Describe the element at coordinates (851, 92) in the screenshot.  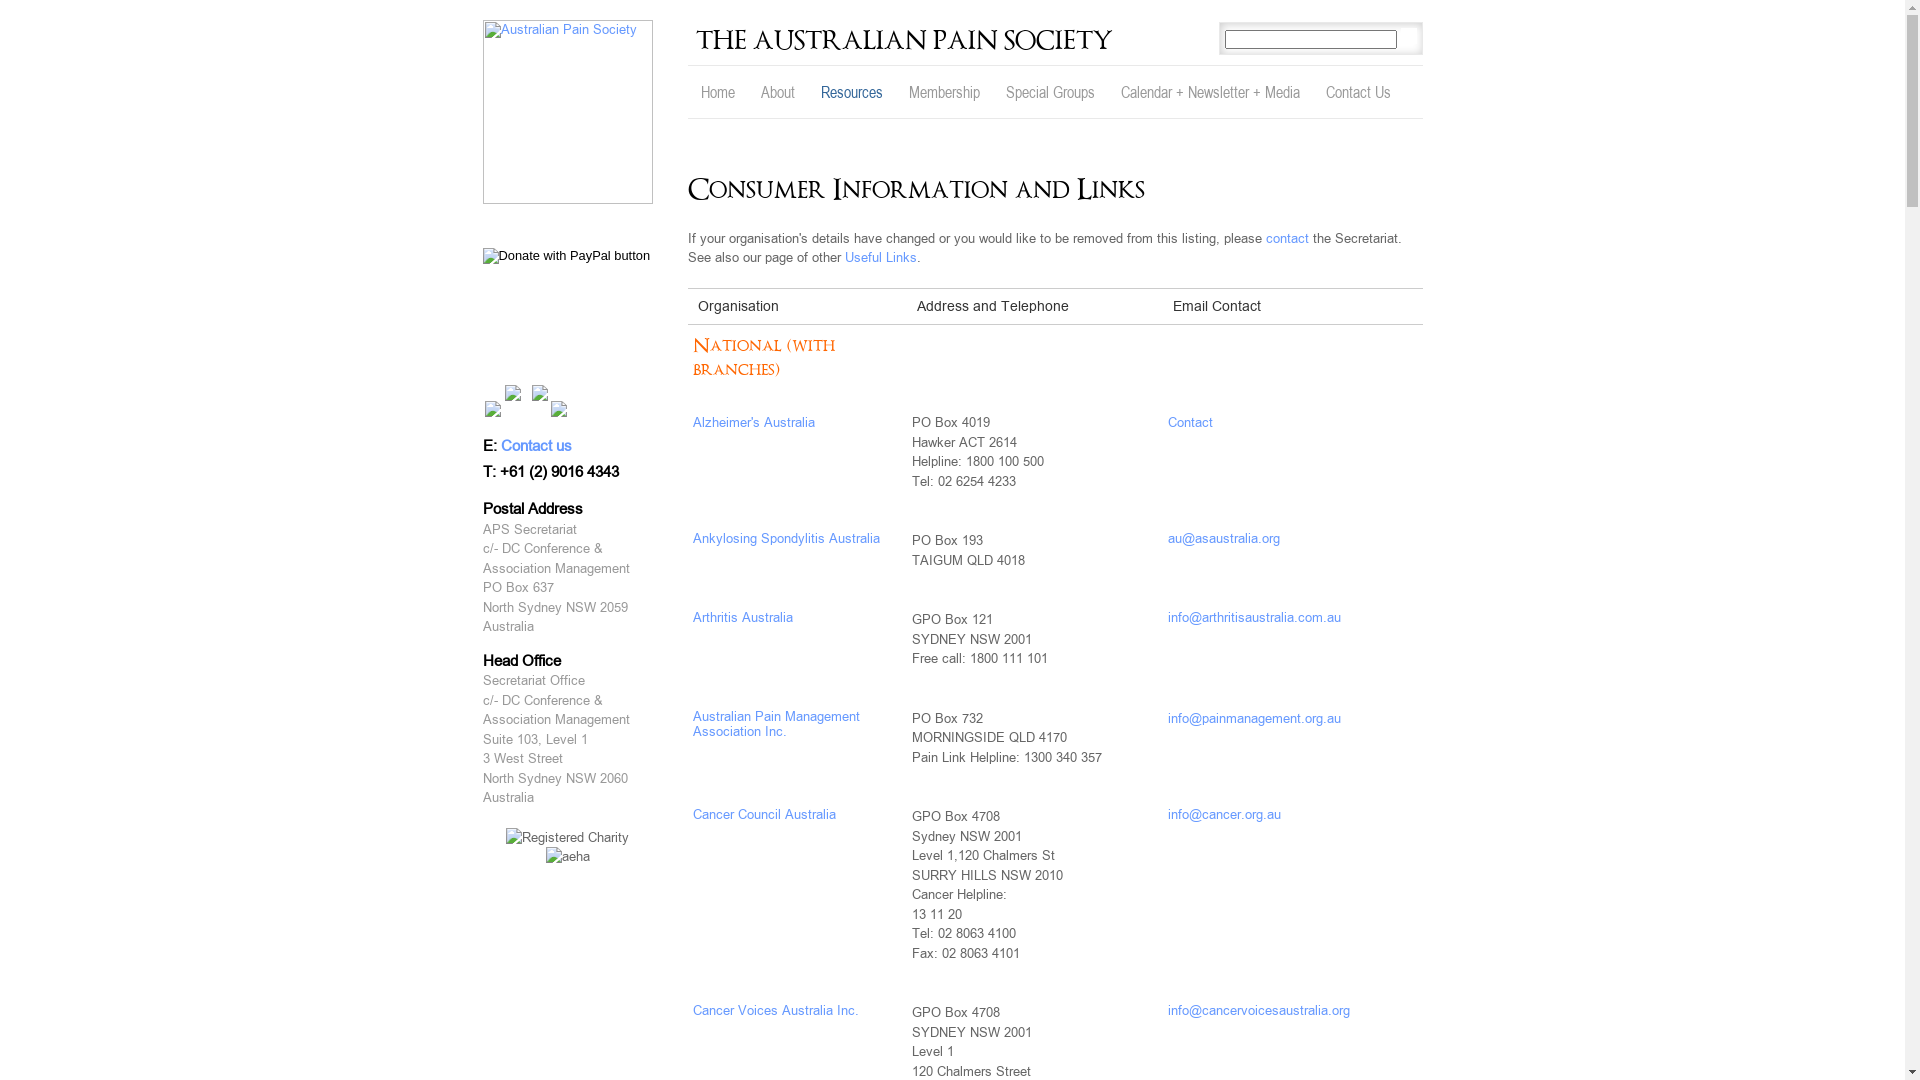
I see `'Resources'` at that location.